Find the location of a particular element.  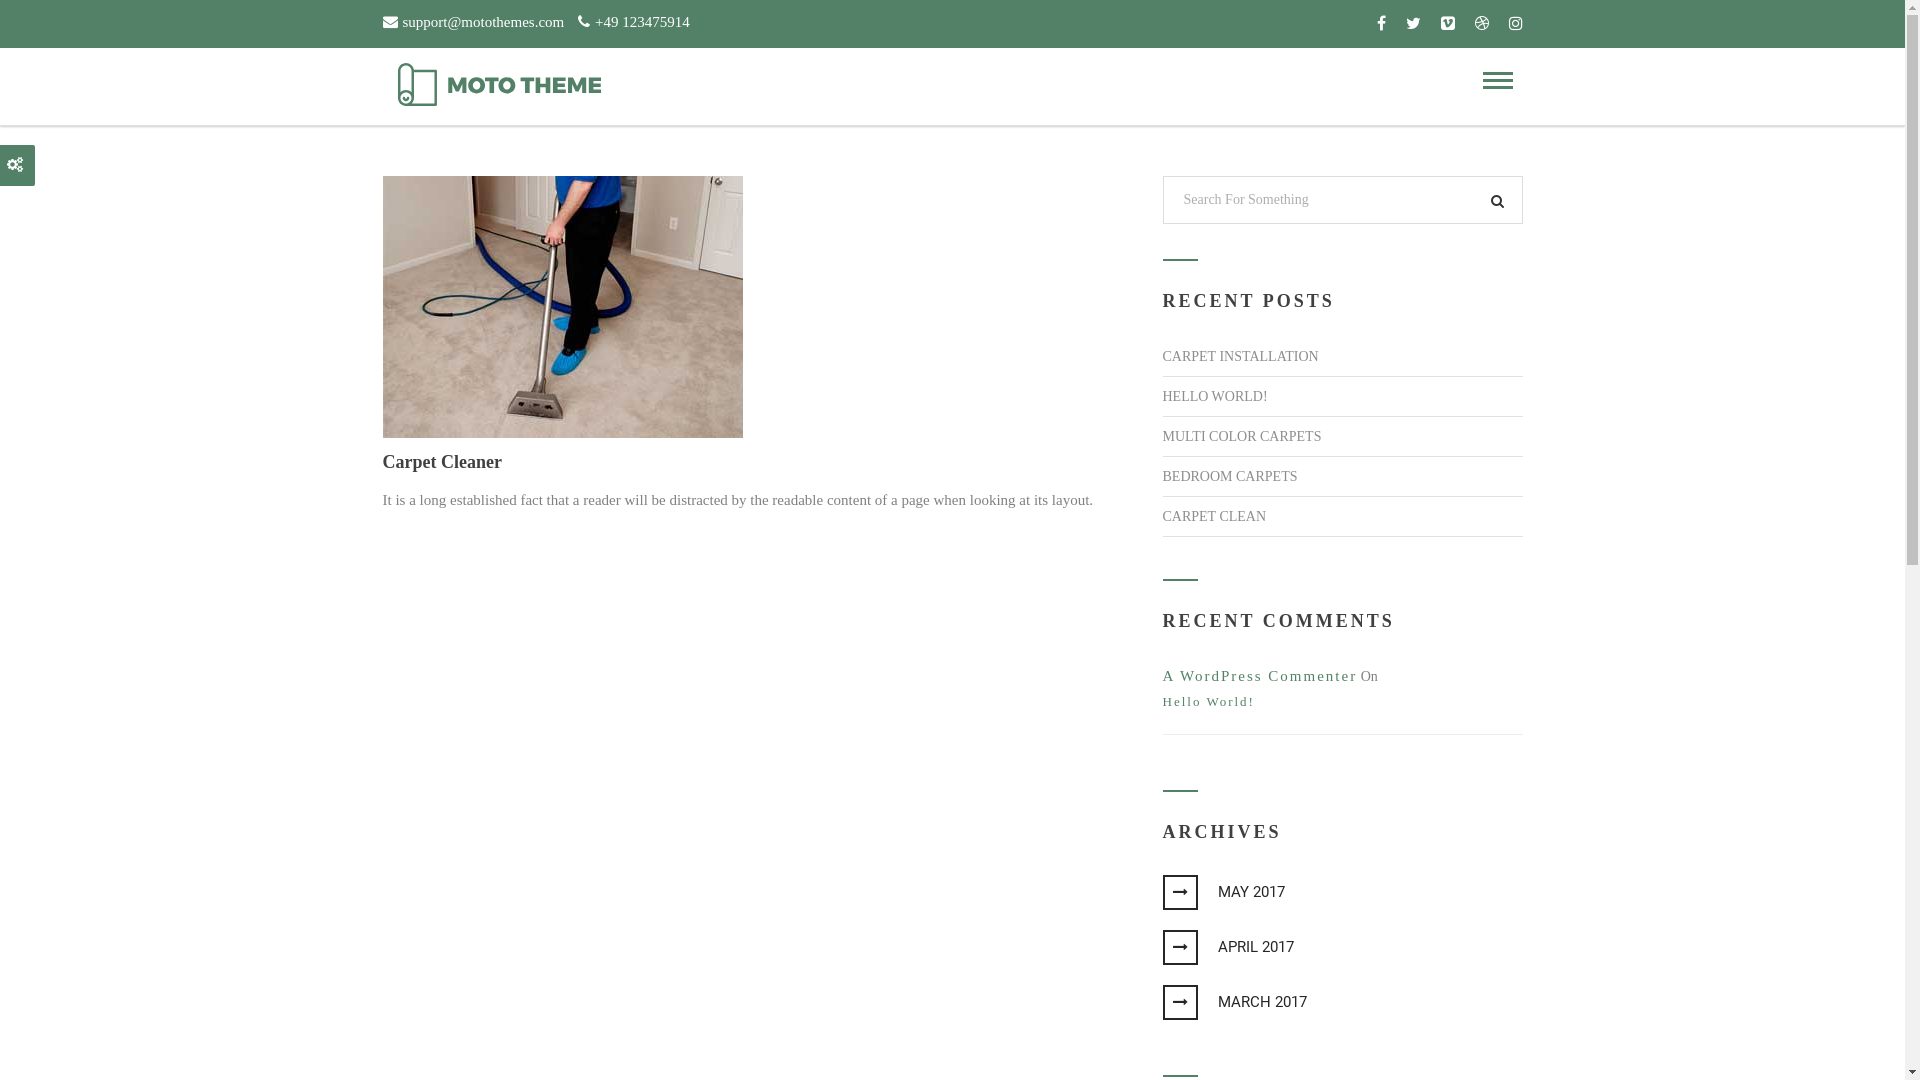

'APRIL 2017' is located at coordinates (1181, 946).